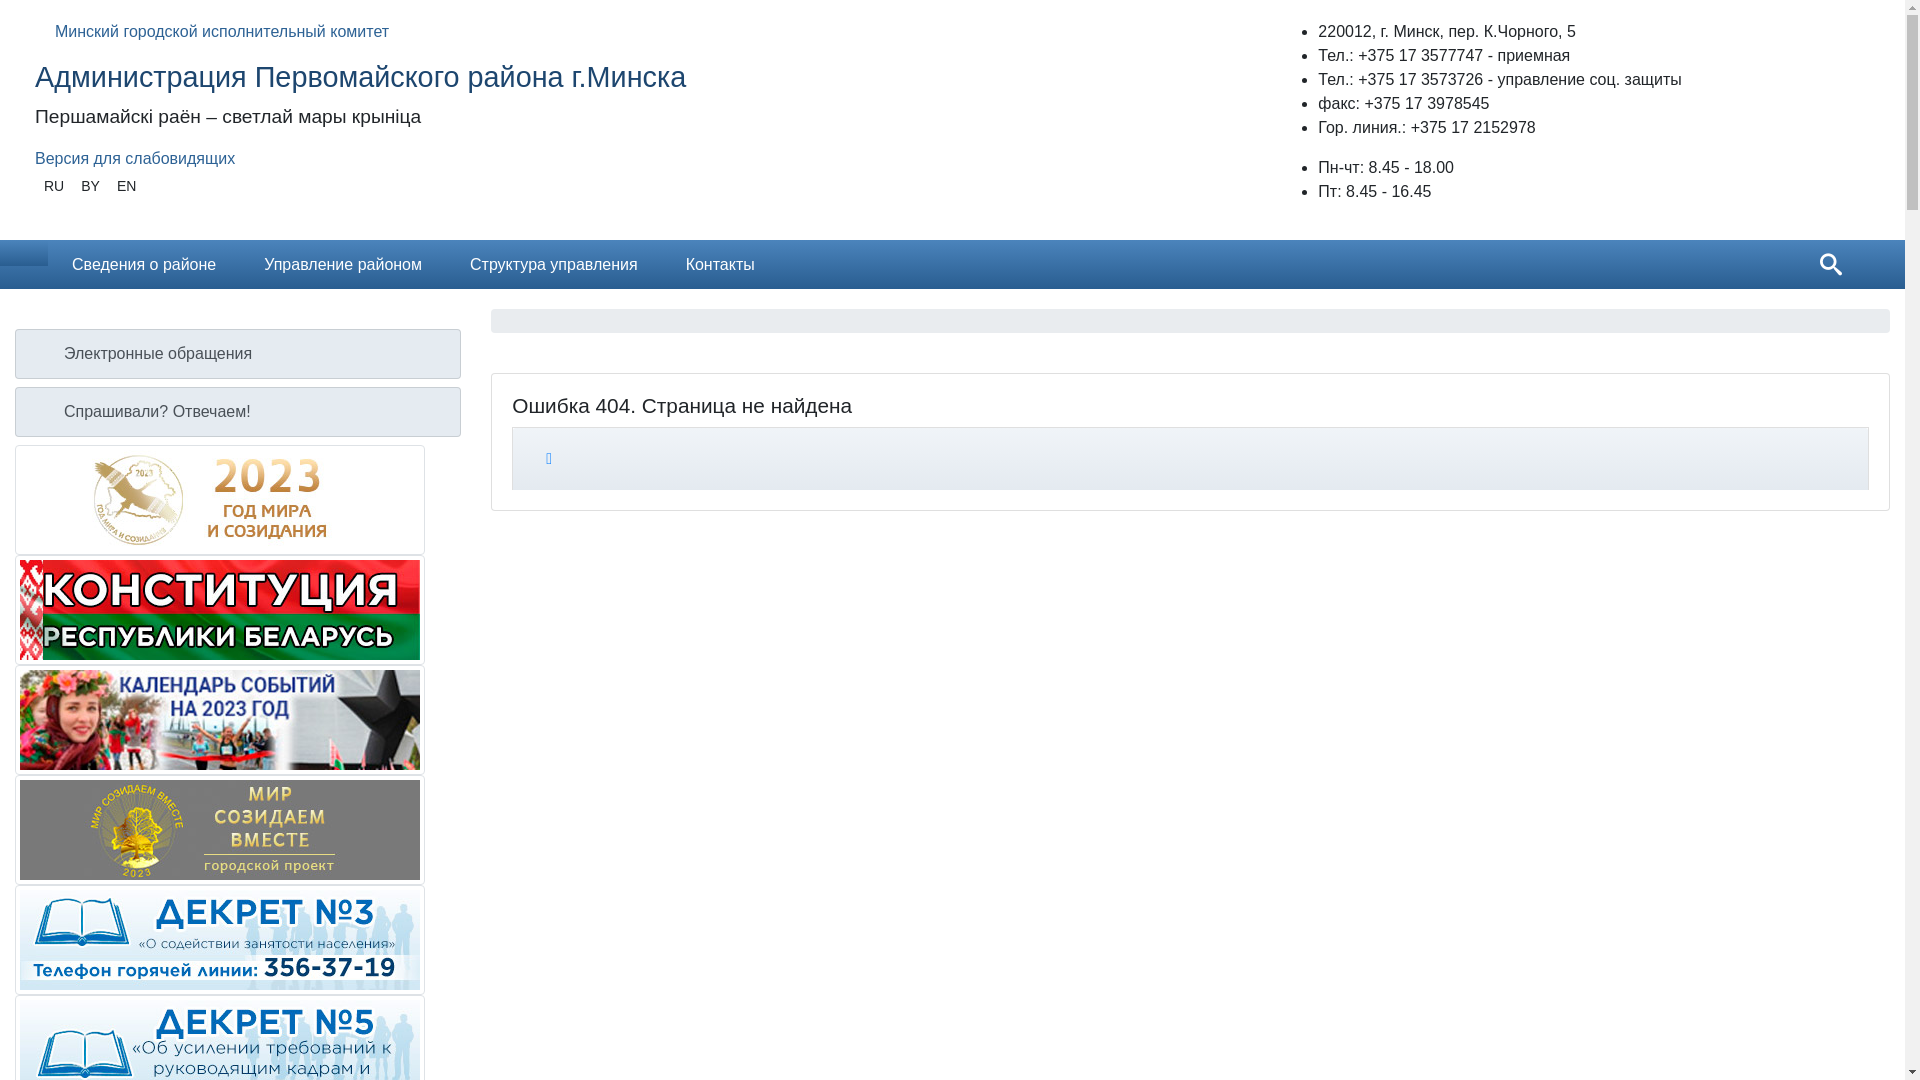 Image resolution: width=1920 pixels, height=1080 pixels. Describe the element at coordinates (89, 186) in the screenshot. I see `'BY'` at that location.